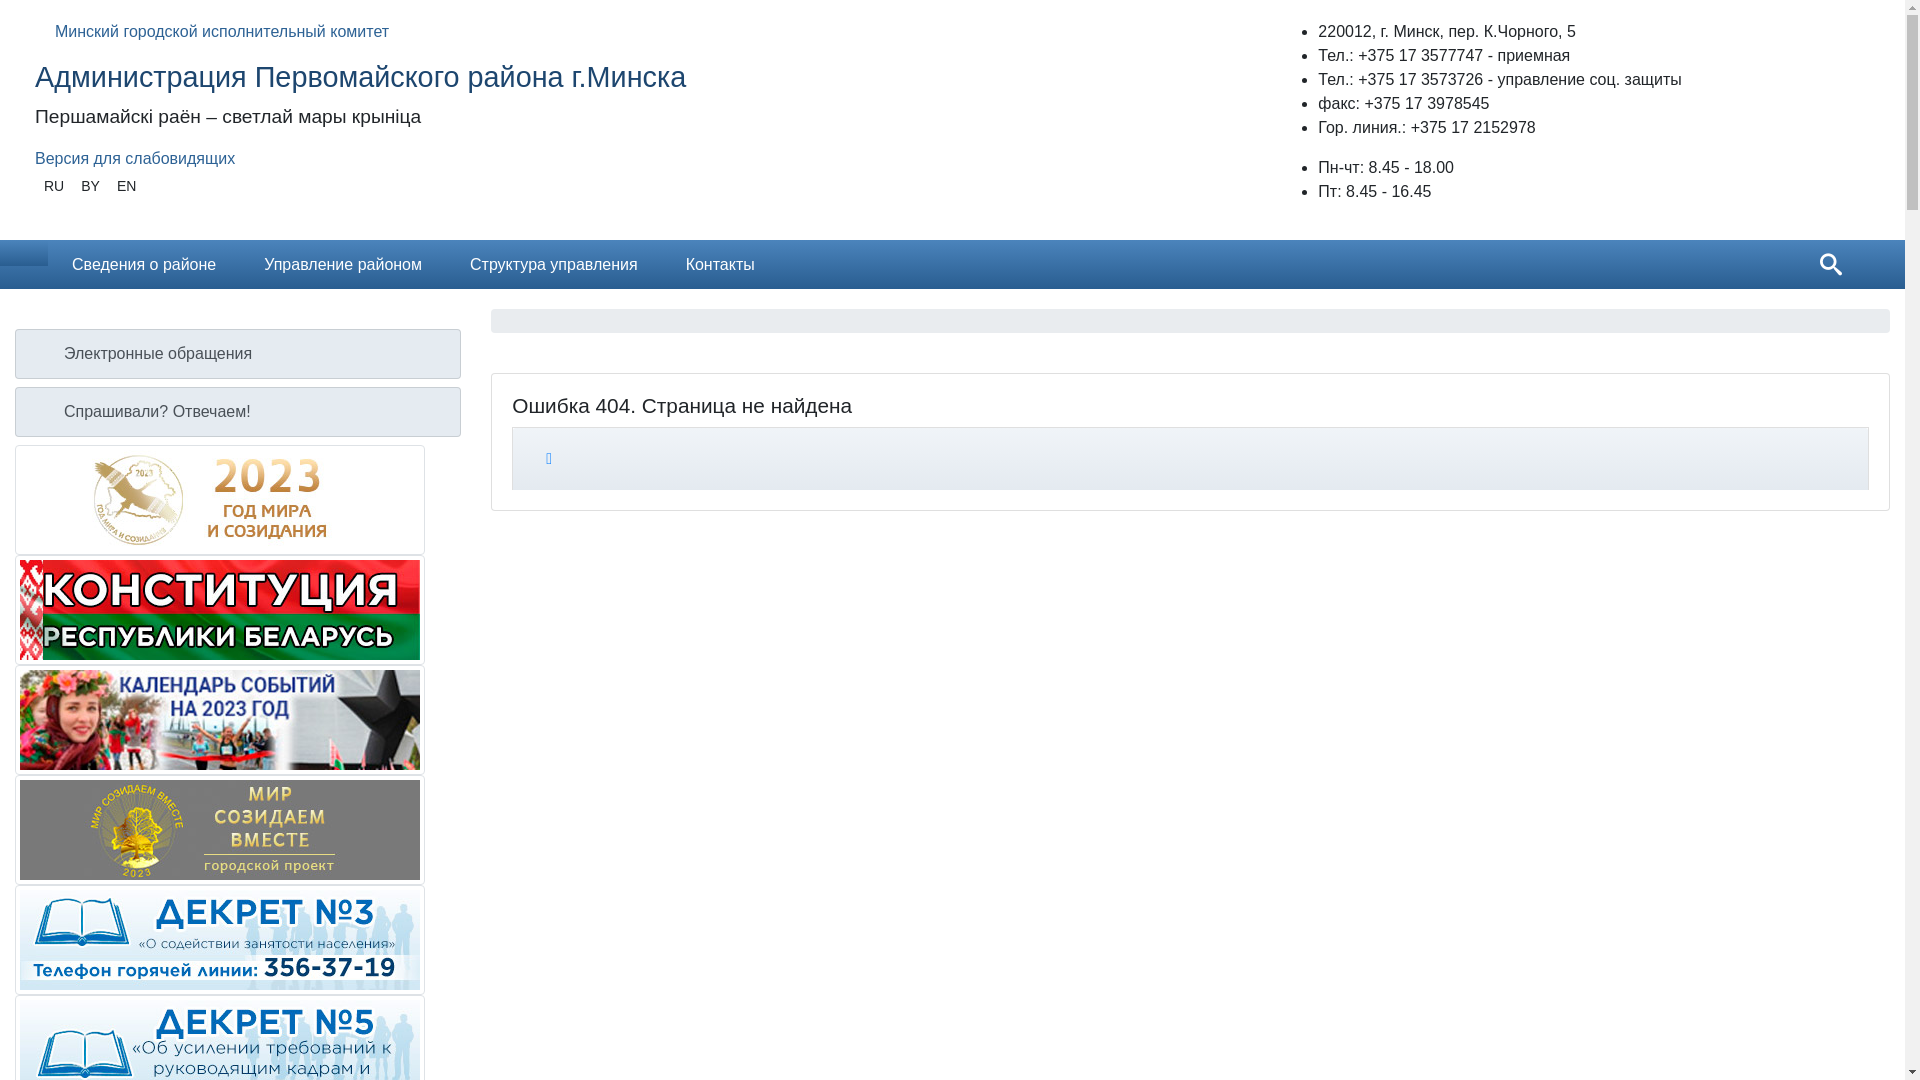 Image resolution: width=1920 pixels, height=1080 pixels. Describe the element at coordinates (89, 186) in the screenshot. I see `'BY'` at that location.